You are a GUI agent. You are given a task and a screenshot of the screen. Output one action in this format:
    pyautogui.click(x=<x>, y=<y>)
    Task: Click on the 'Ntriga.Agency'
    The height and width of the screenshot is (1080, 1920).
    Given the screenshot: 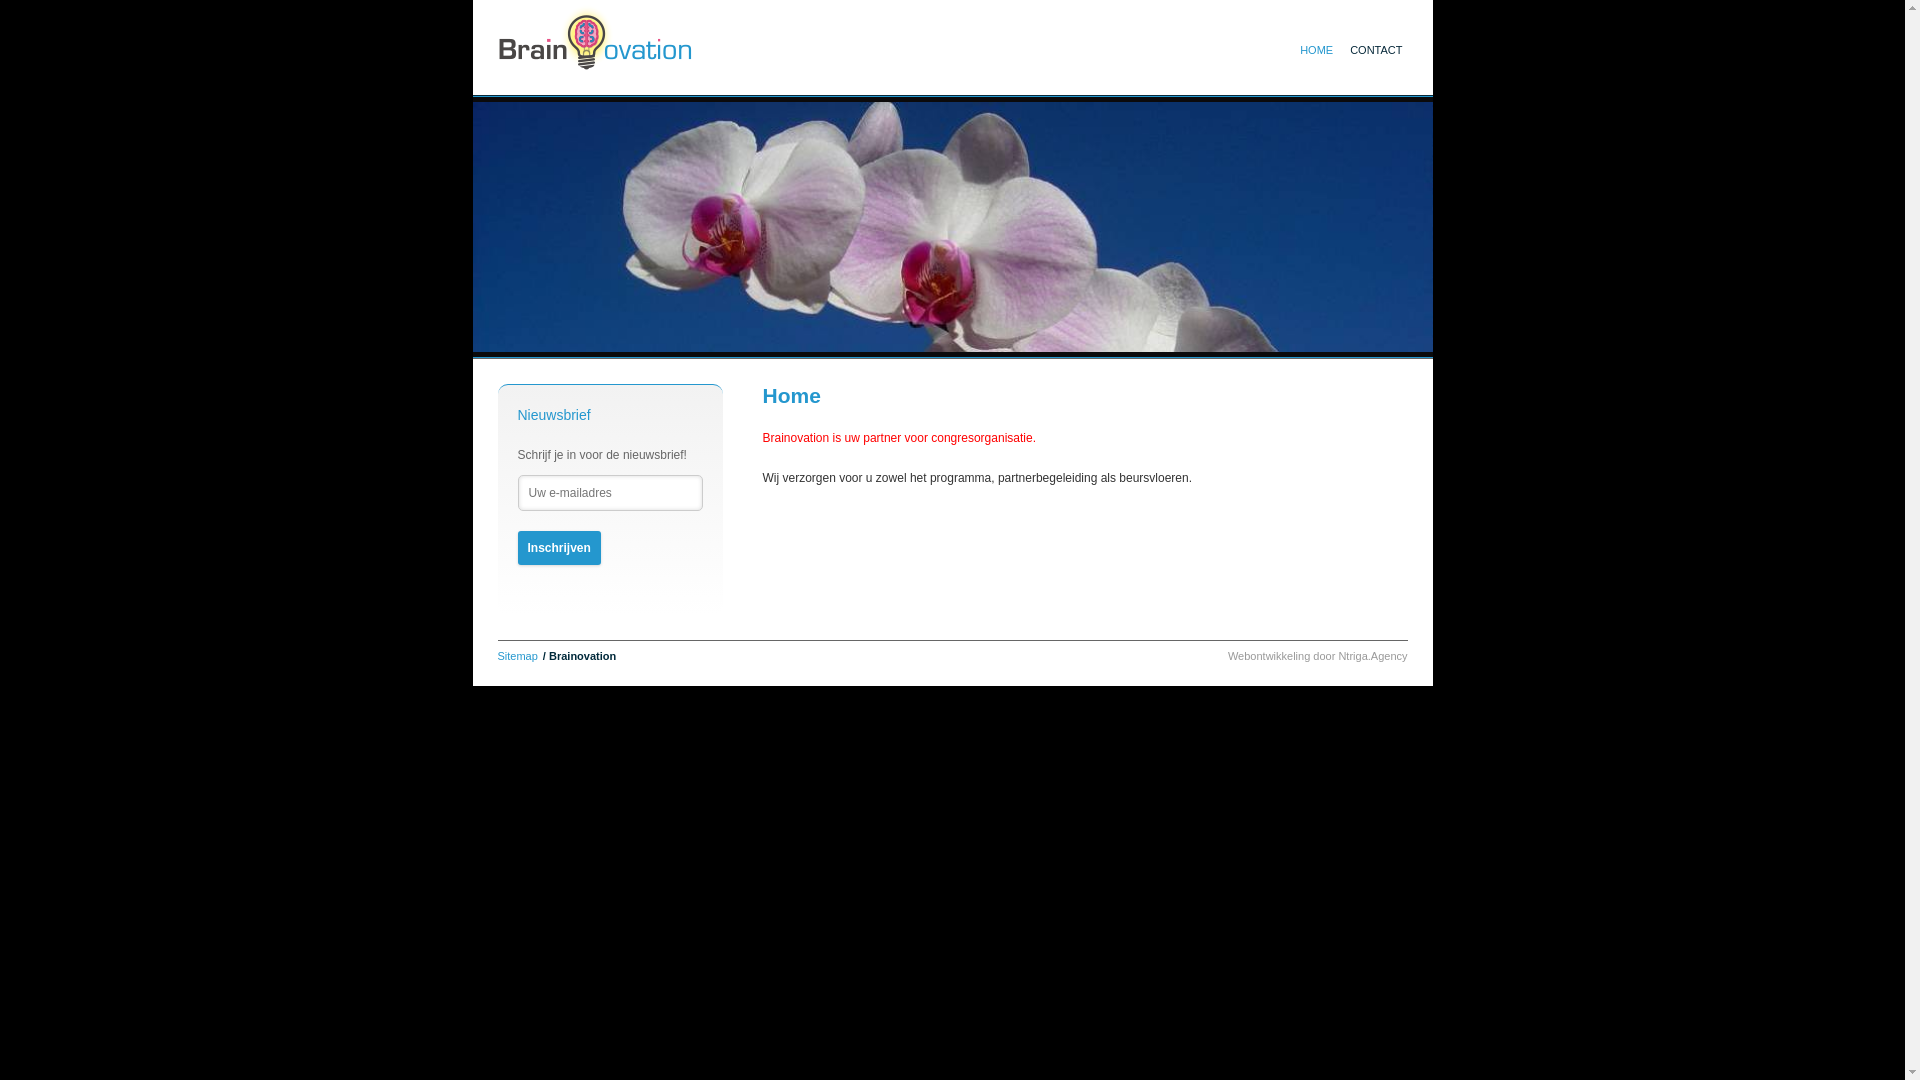 What is the action you would take?
    pyautogui.click(x=1371, y=655)
    